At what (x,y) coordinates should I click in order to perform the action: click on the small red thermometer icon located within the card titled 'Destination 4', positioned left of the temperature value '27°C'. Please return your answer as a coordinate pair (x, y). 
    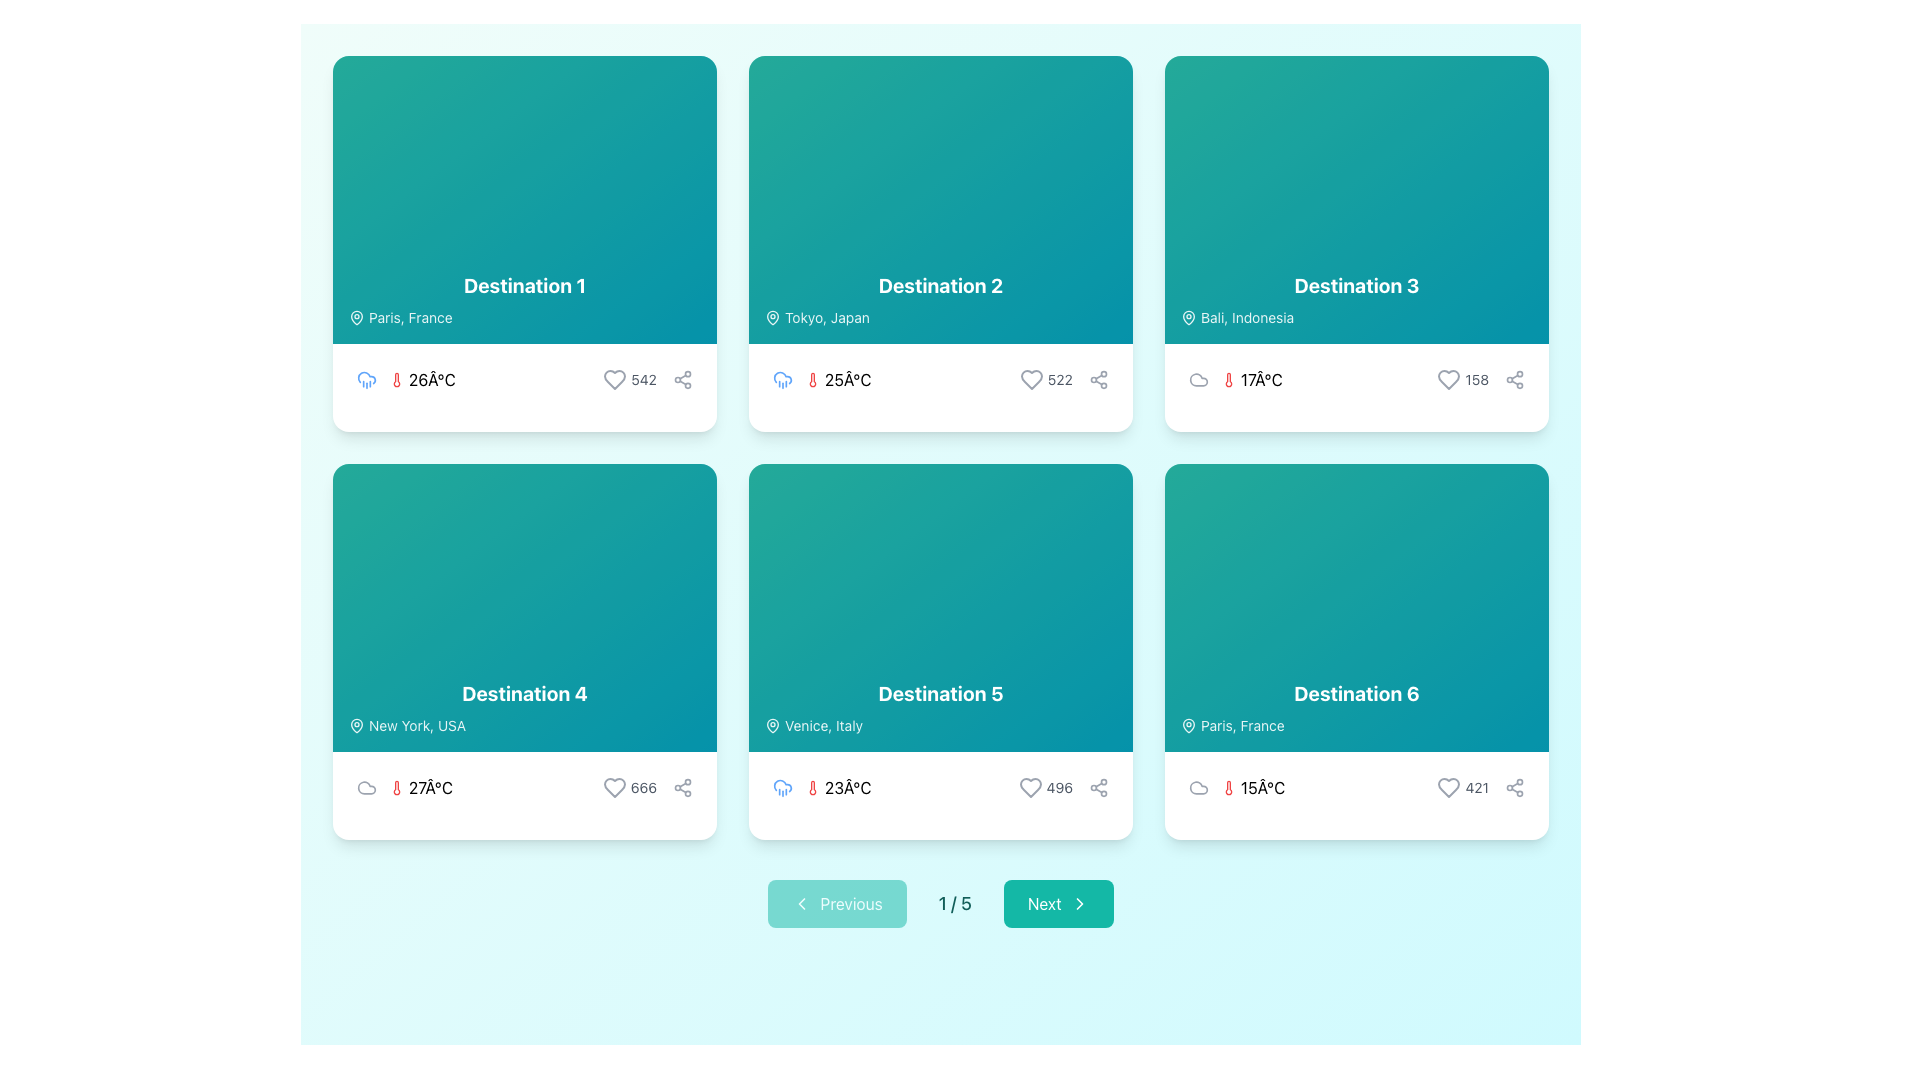
    Looking at the image, I should click on (397, 786).